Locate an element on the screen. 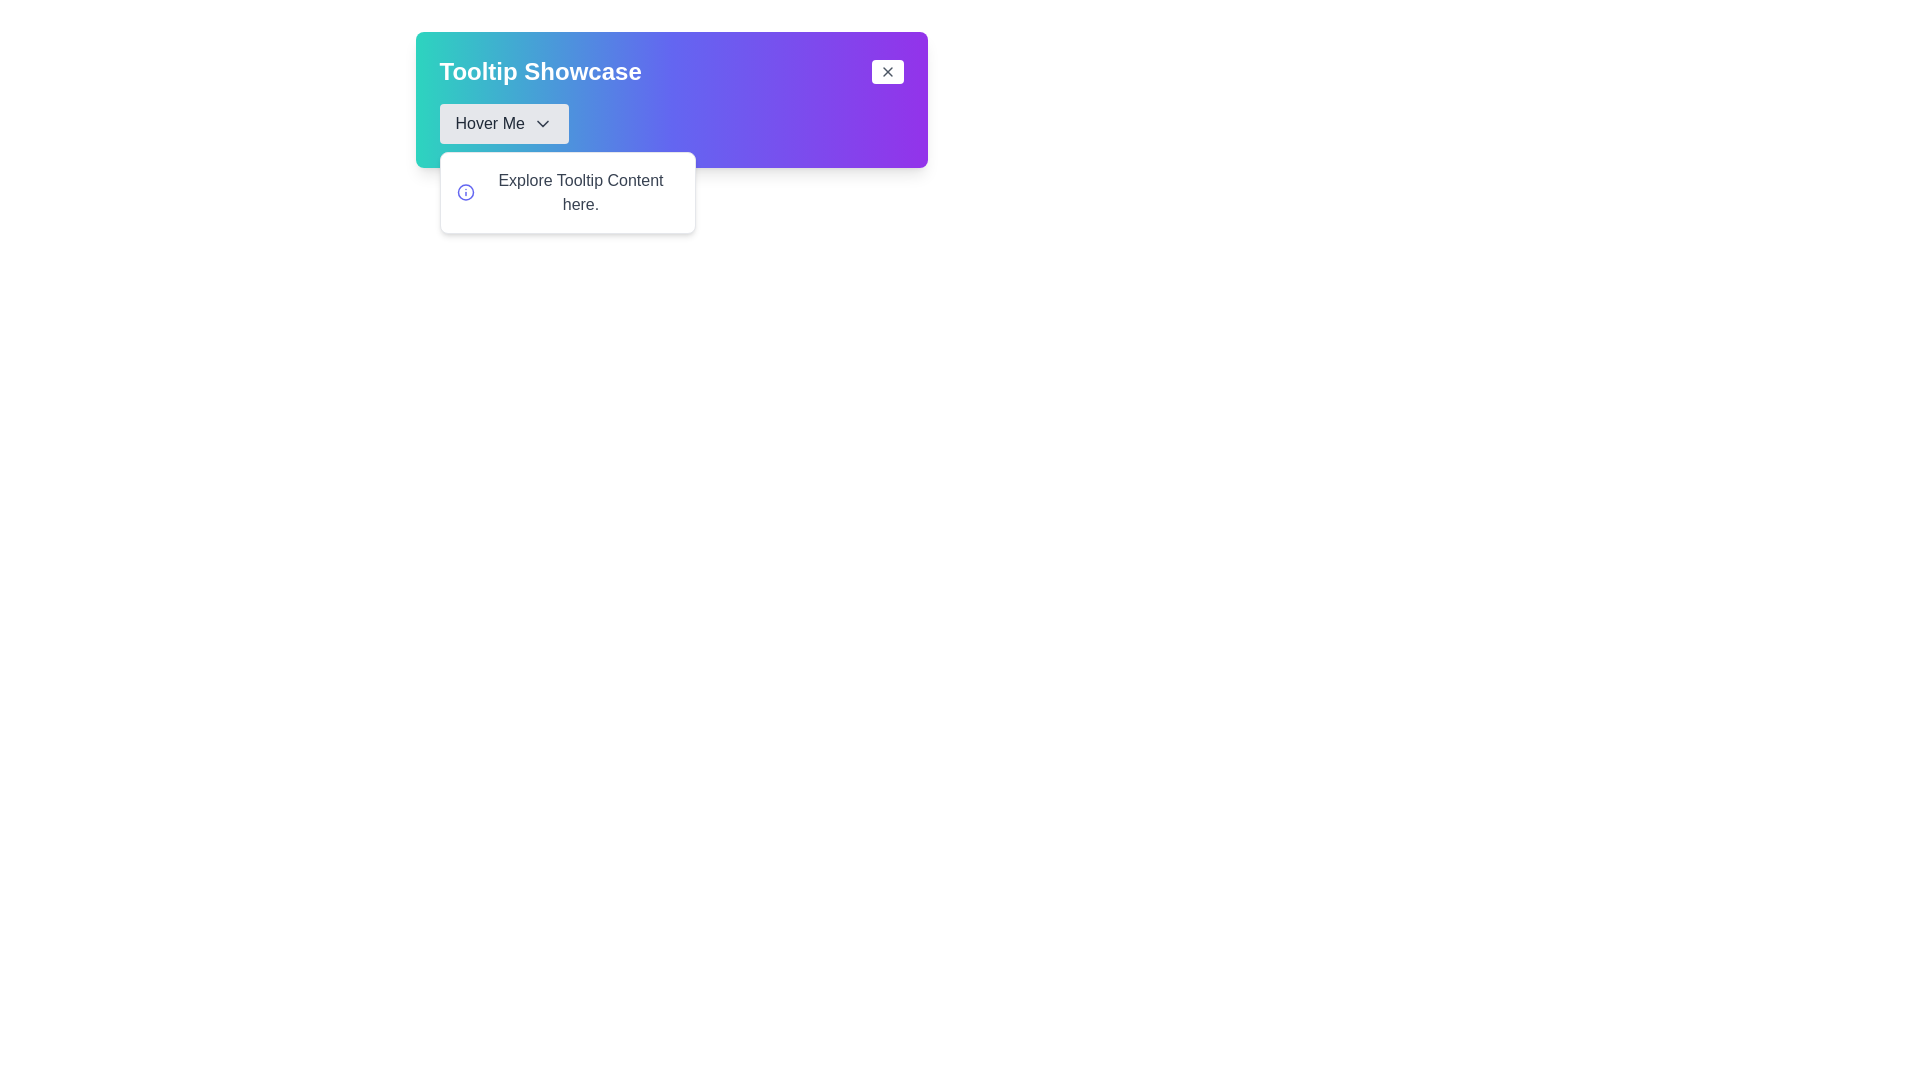  the inner circular part of the SVG icon that resembles an information symbol, located near the top right of a tooltip card within the 'Tooltip Showcase' header is located at coordinates (464, 192).